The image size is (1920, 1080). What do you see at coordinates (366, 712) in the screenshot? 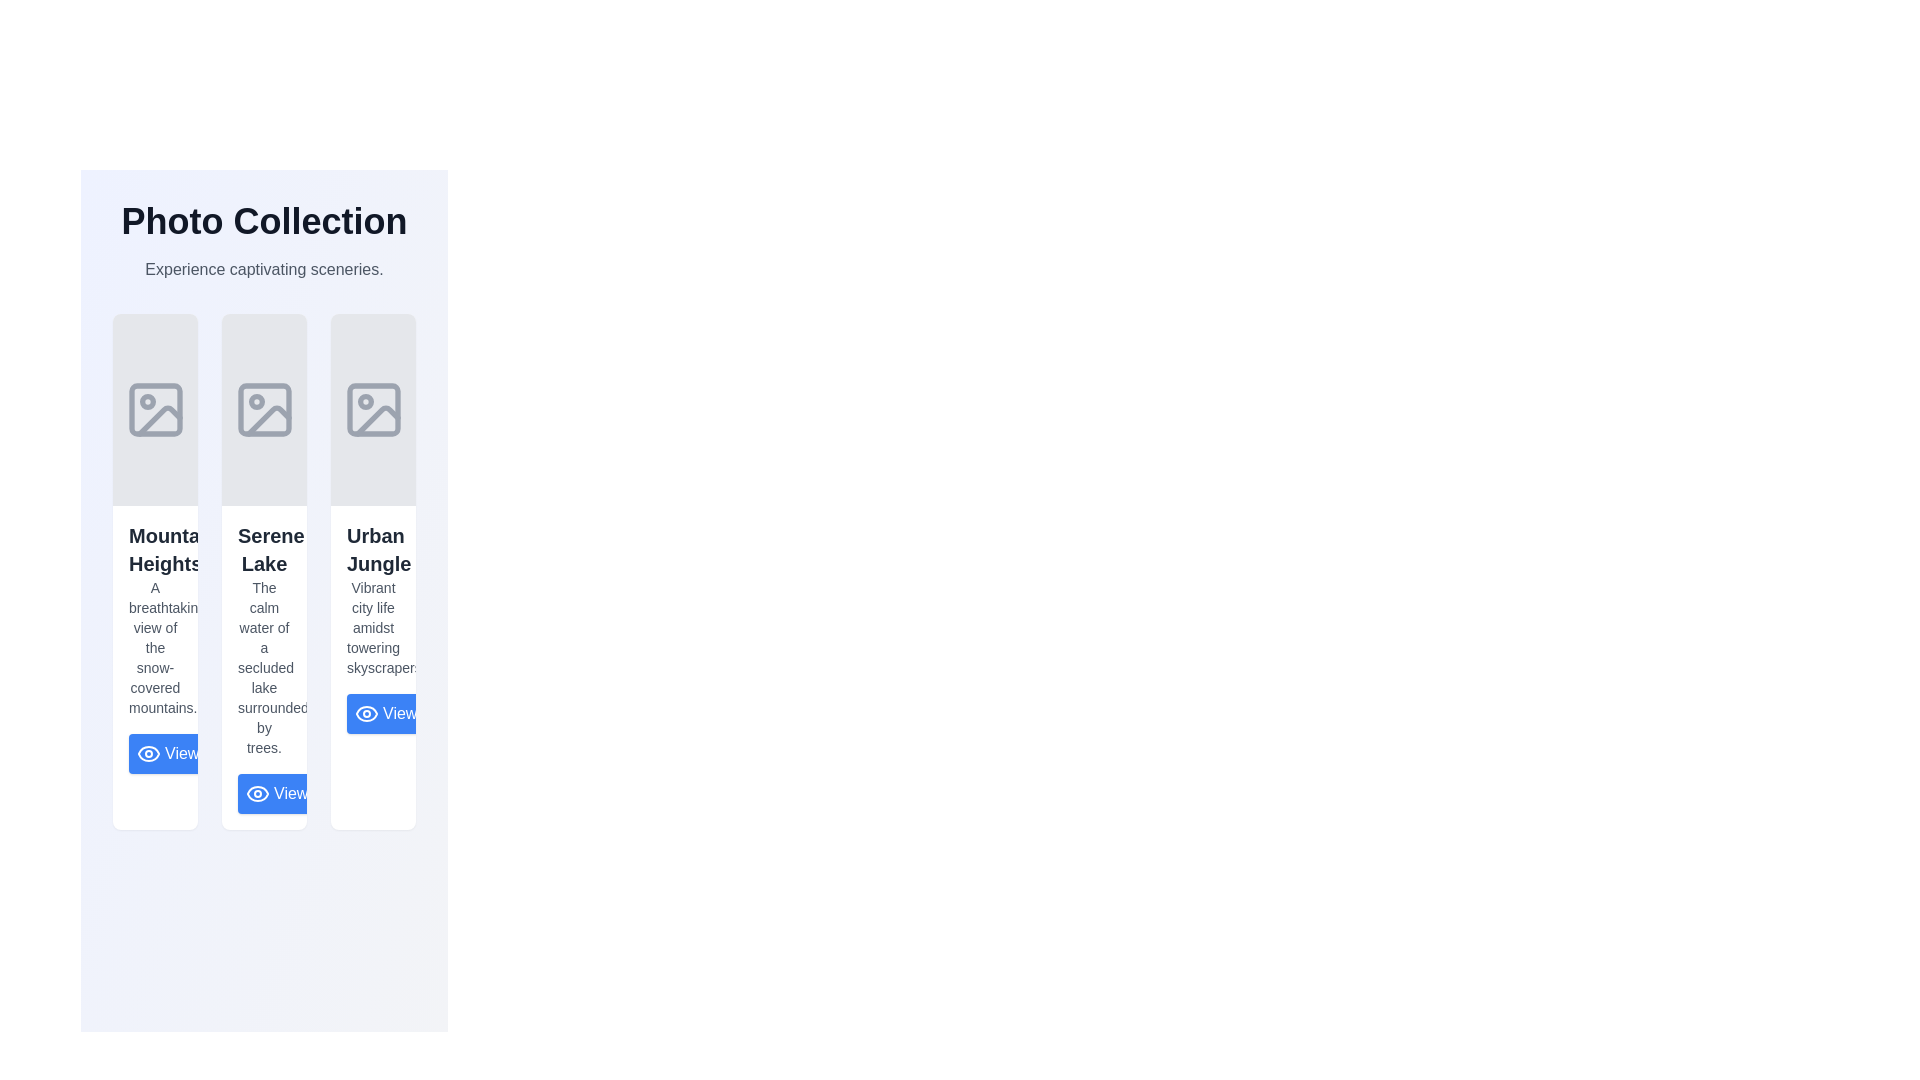
I see `the icon embedded in the blue 'View' button located in the 'Urban Jungle' section, which is the rightmost card under the 'Photo Collection' title` at bounding box center [366, 712].